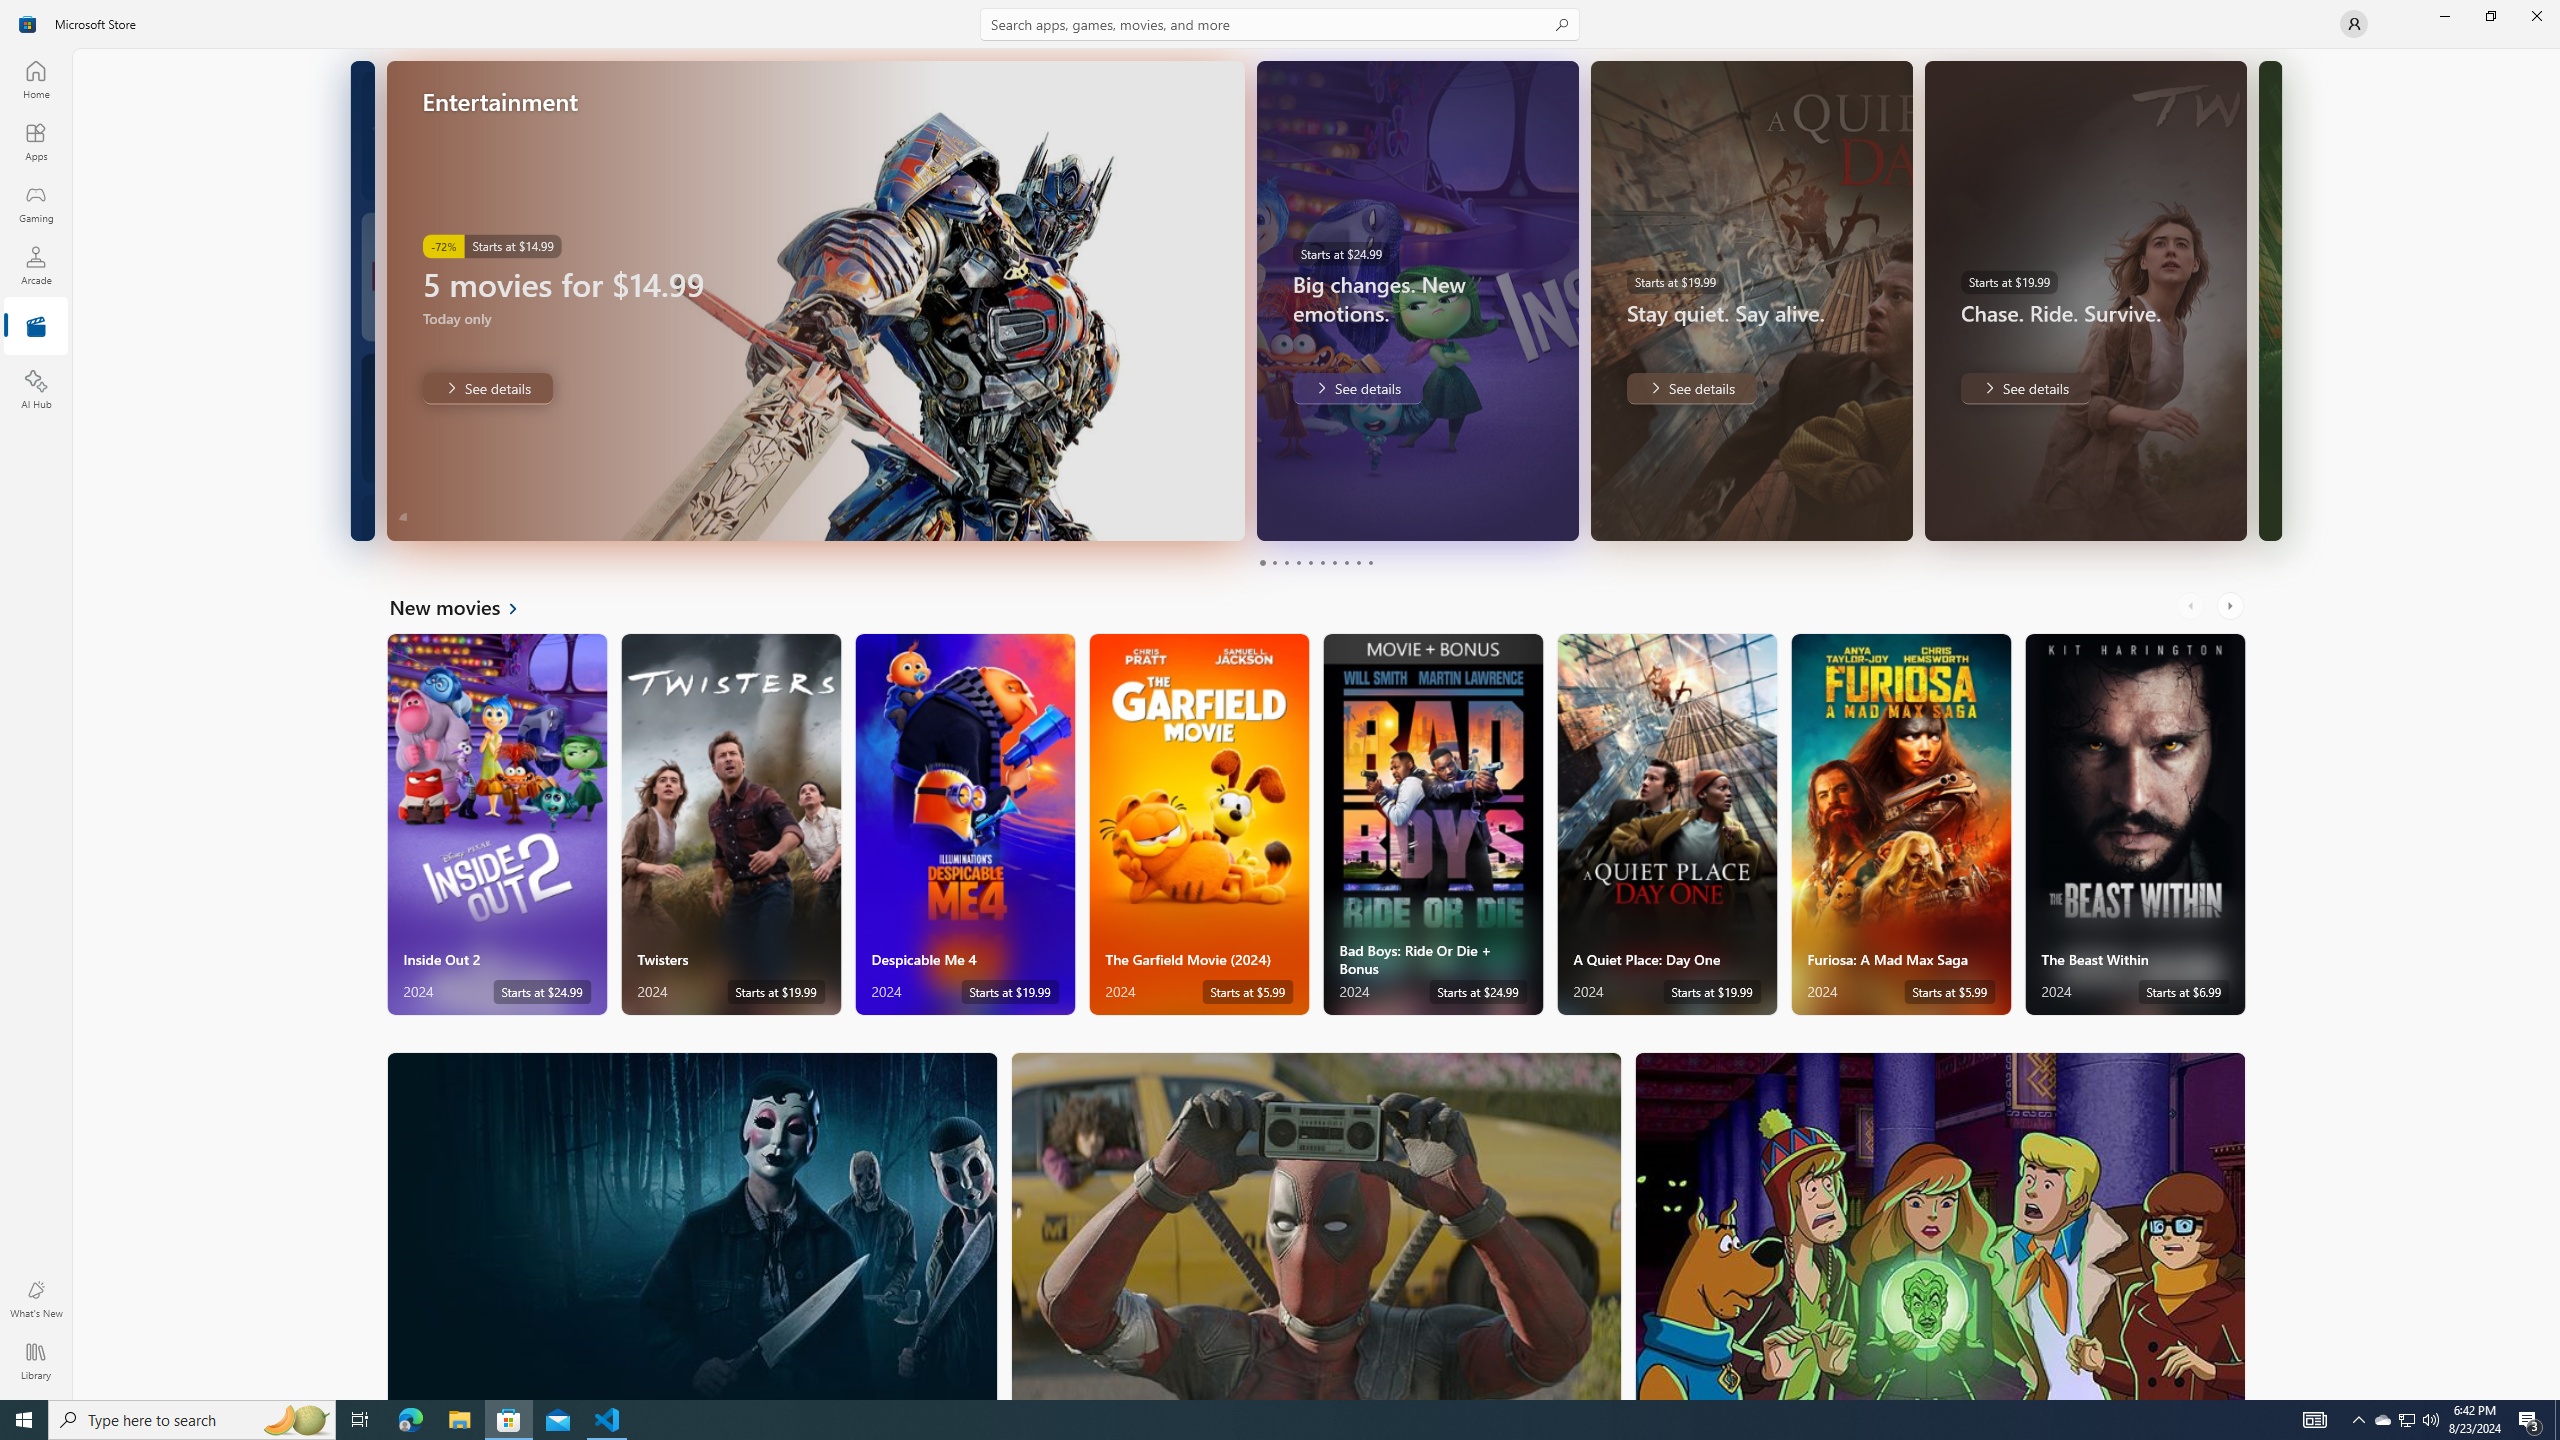 The image size is (2560, 1440). I want to click on 'Restore Microsoft Store', so click(2490, 15).